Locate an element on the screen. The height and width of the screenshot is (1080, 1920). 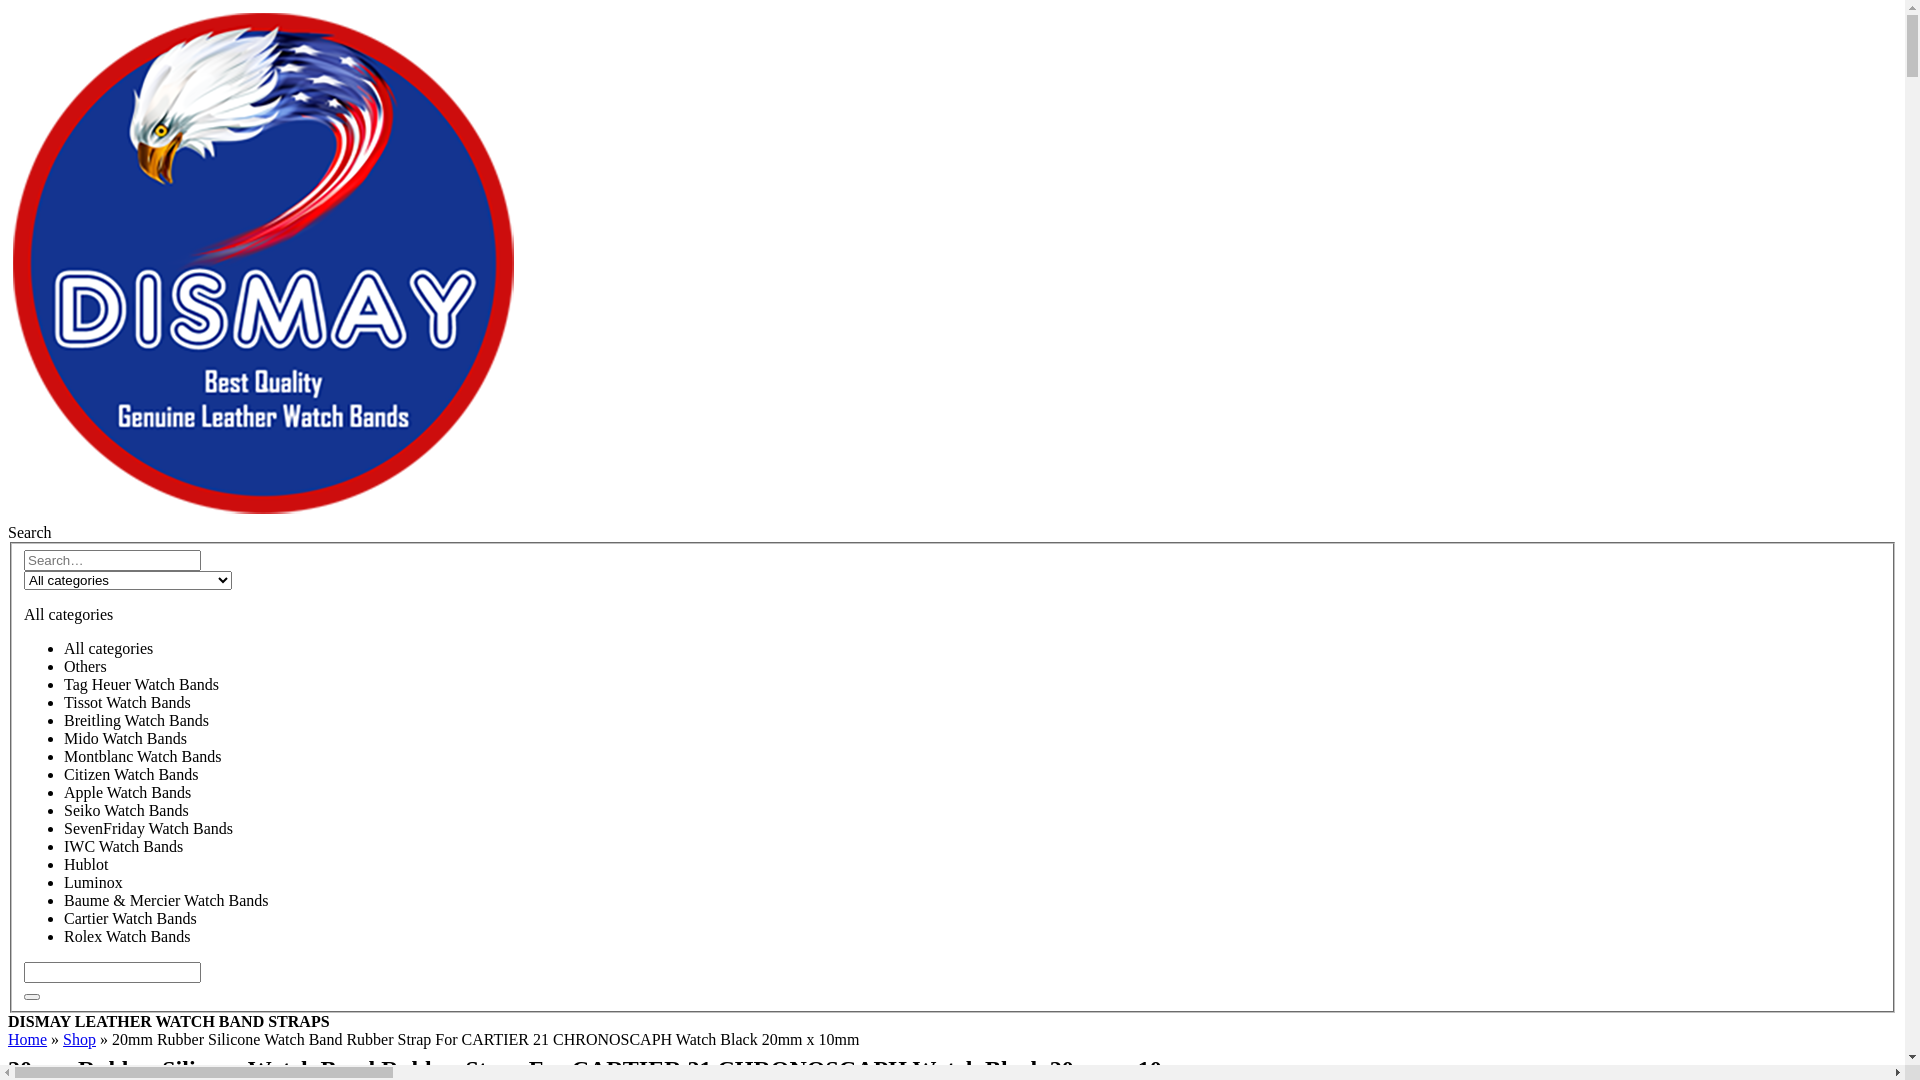
'Shop' is located at coordinates (62, 1038).